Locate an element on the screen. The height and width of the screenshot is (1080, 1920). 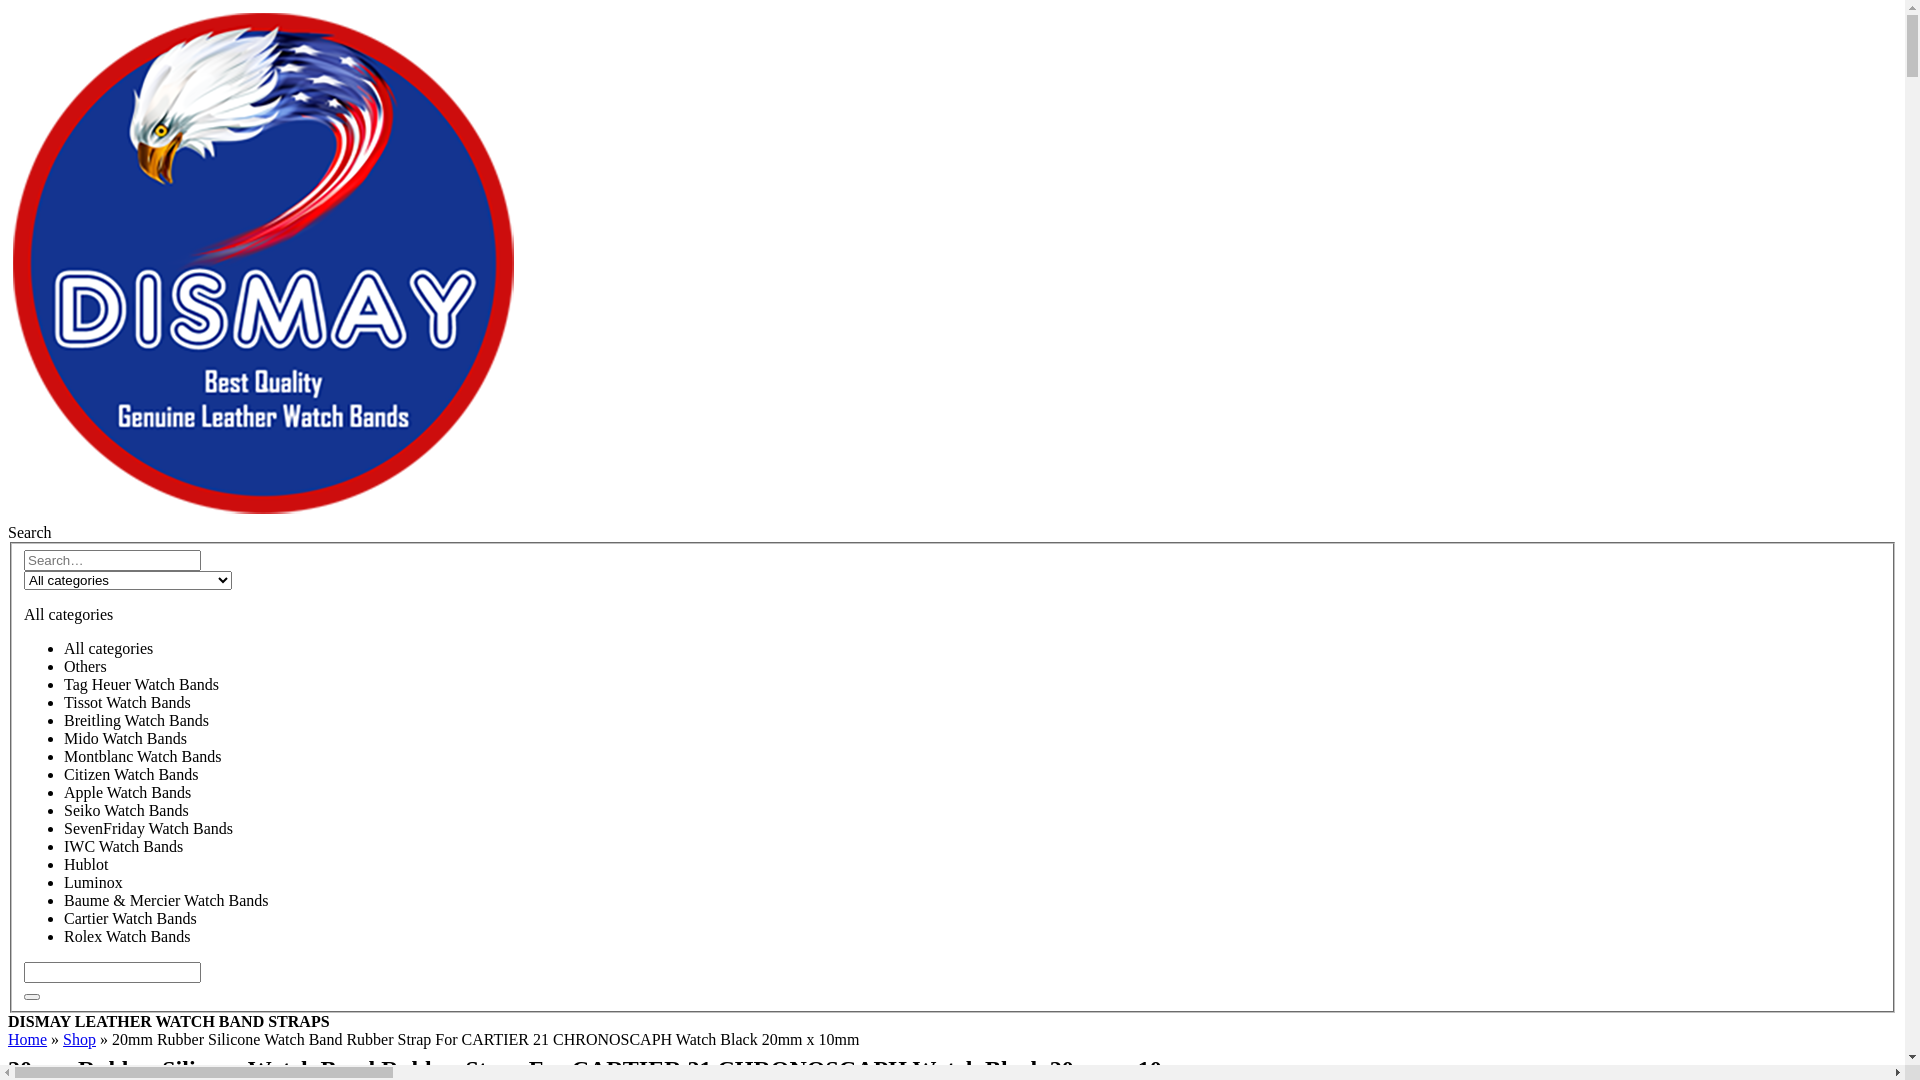
'Shop' is located at coordinates (62, 1038).